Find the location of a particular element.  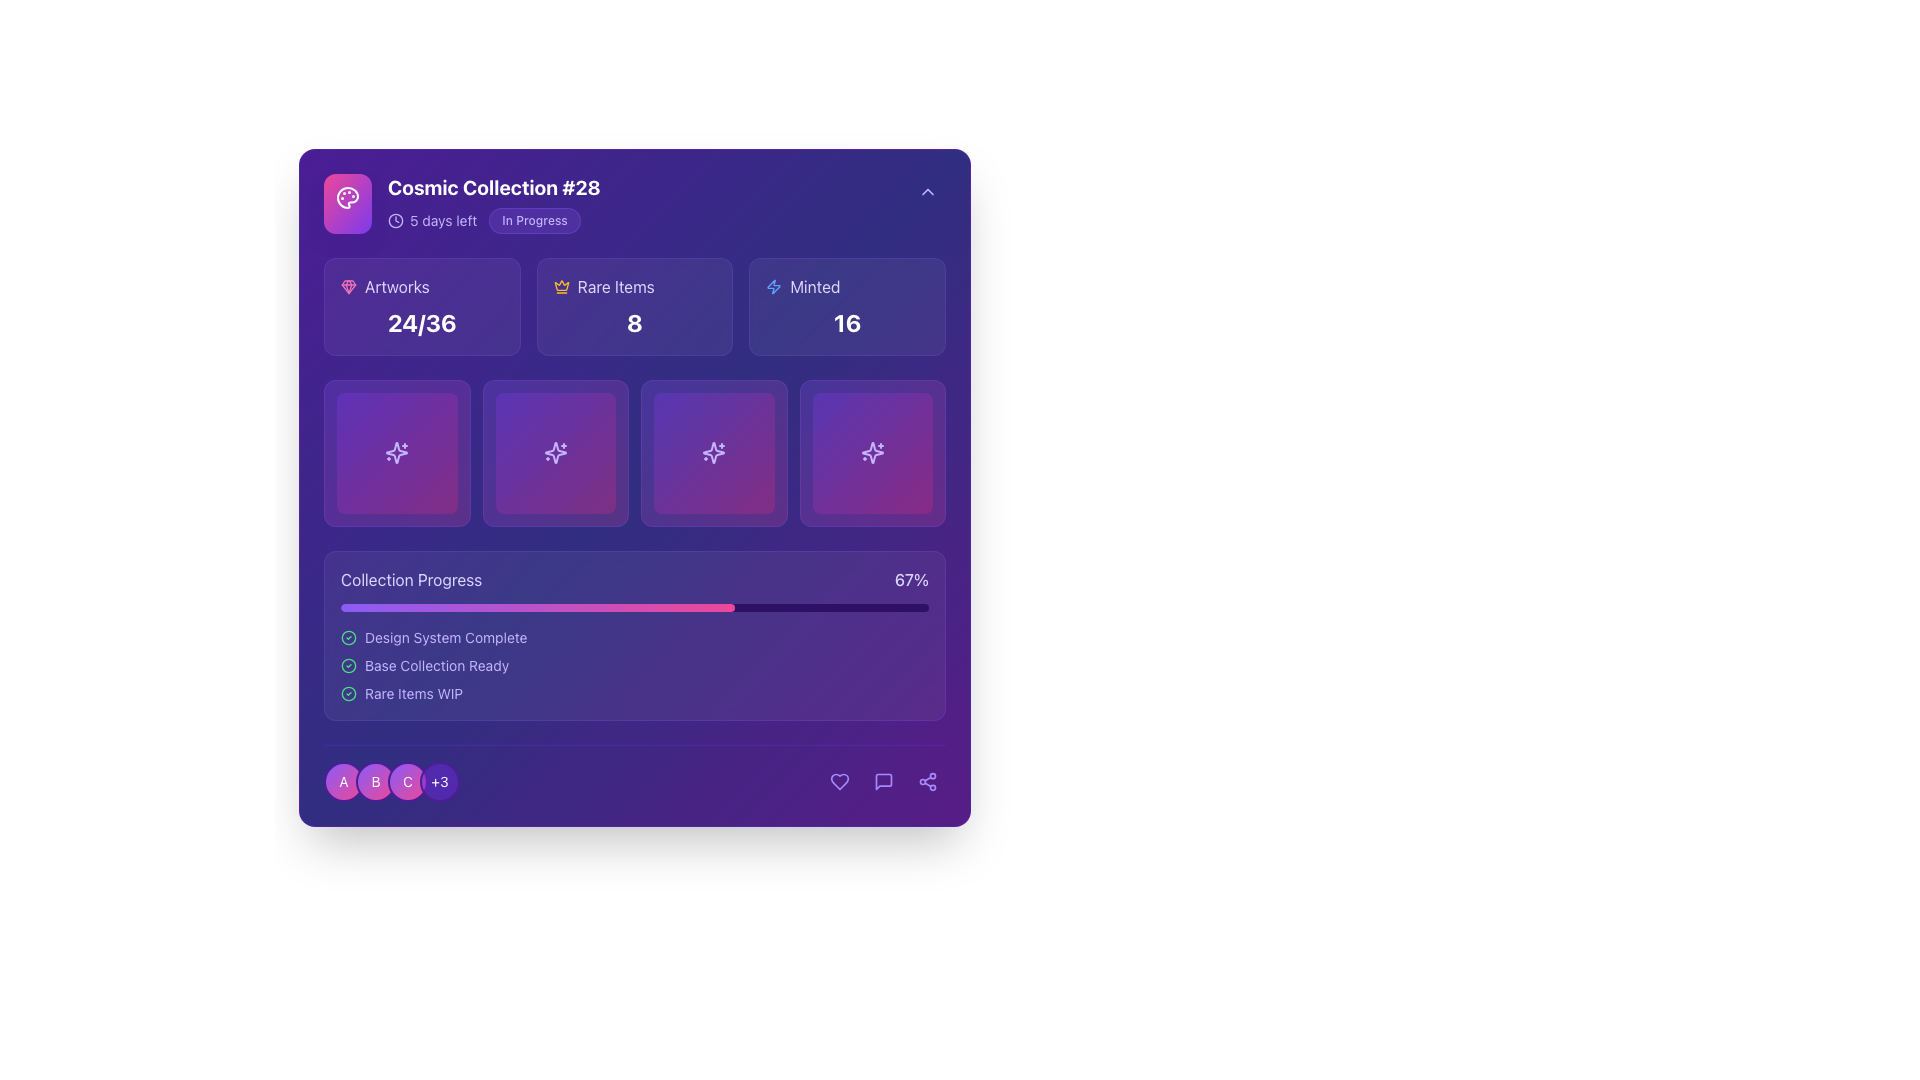

the heart icon located at the bottom-right corner of the interface is located at coordinates (840, 780).